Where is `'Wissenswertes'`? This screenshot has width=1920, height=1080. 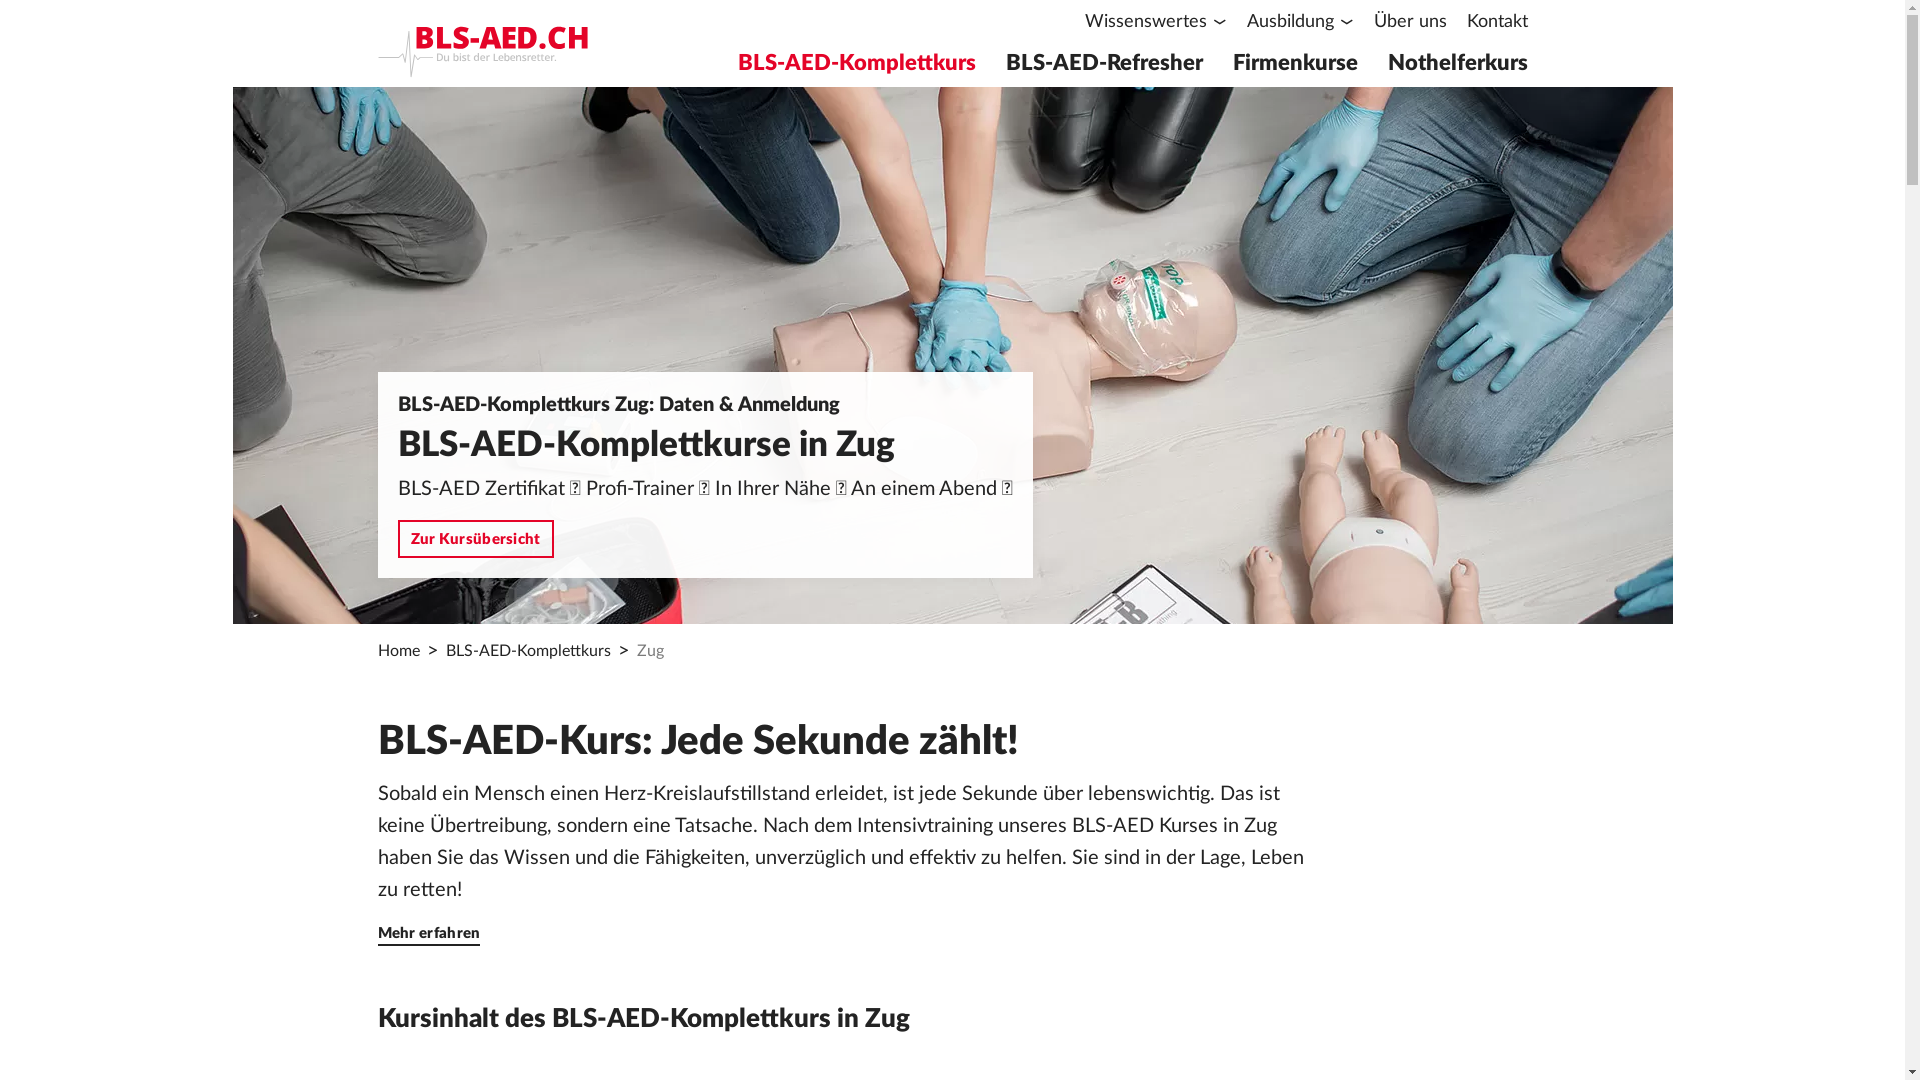 'Wissenswertes' is located at coordinates (1155, 22).